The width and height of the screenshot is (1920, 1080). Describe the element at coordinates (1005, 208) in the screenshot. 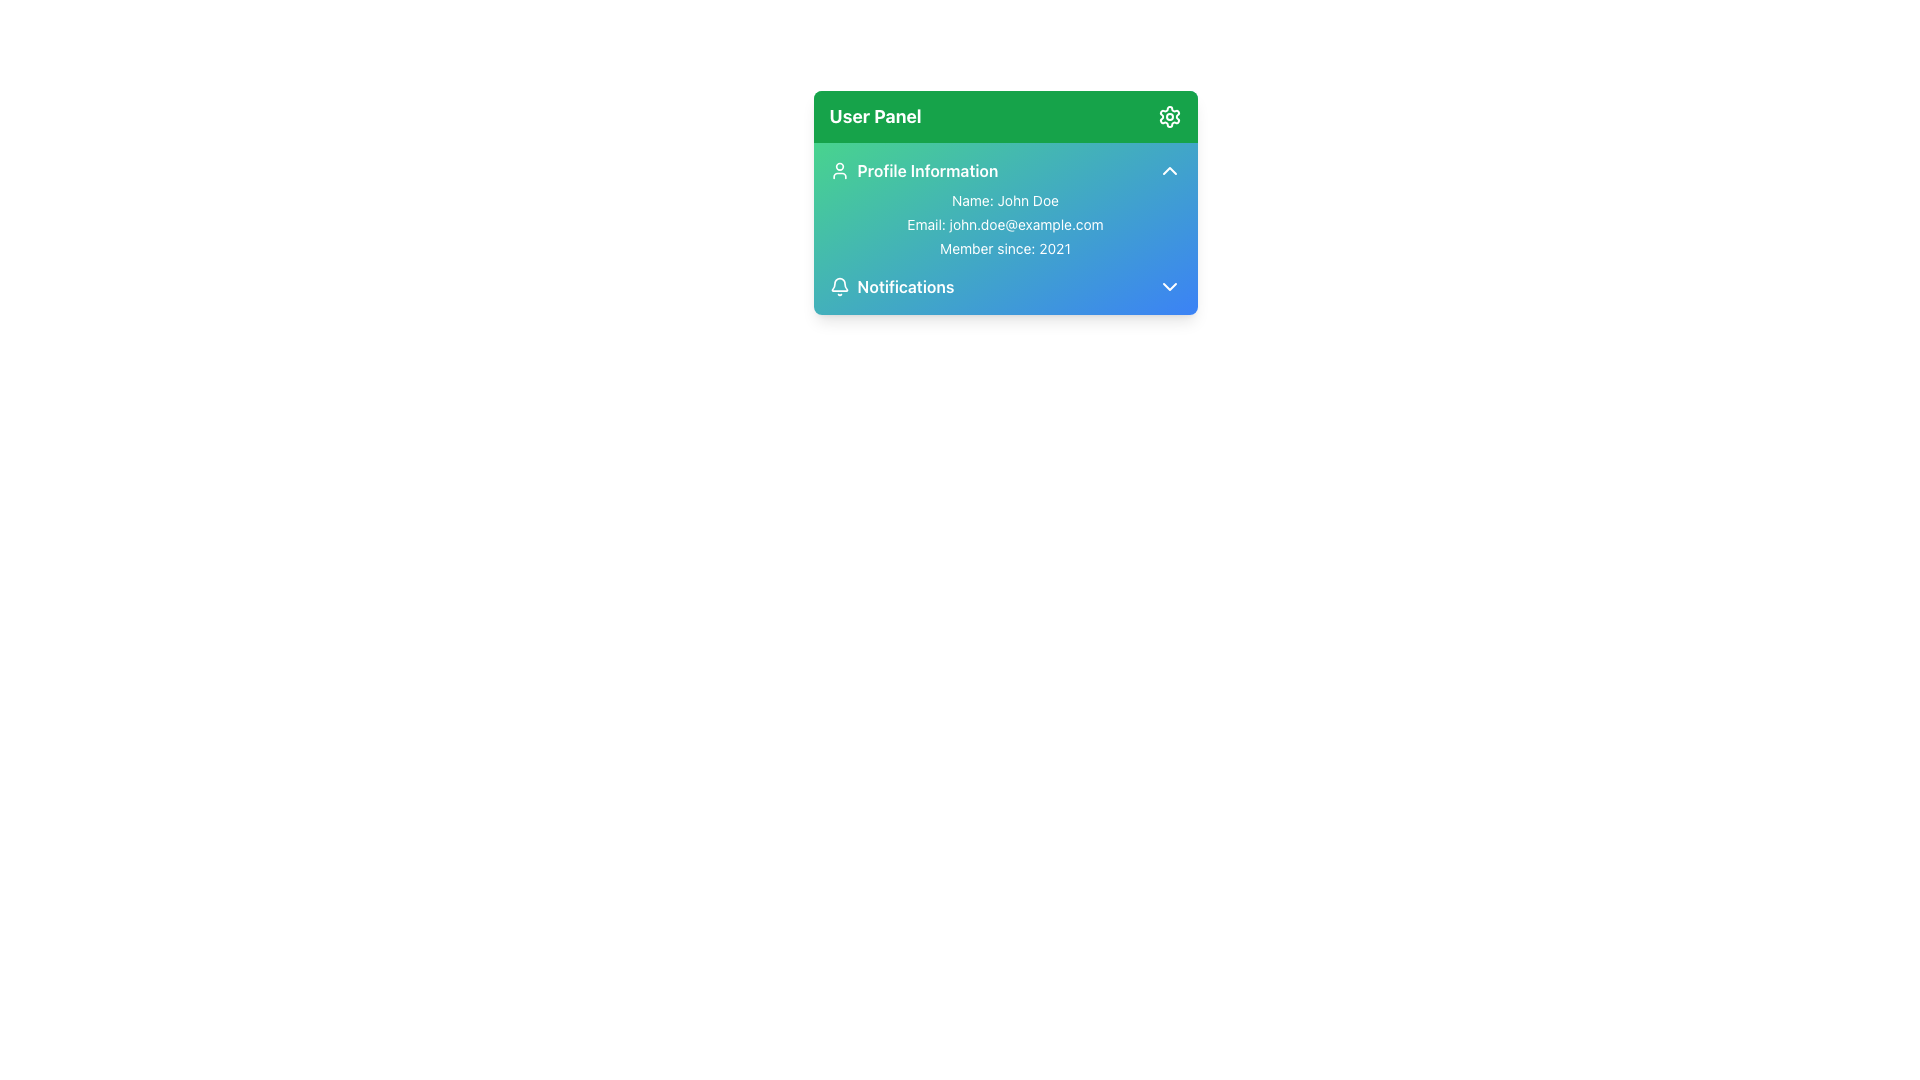

I see `the Informational section that summarizes the user's profile information, including their name, email, and membership starting year, located within the 'User Panel' card interface` at that location.